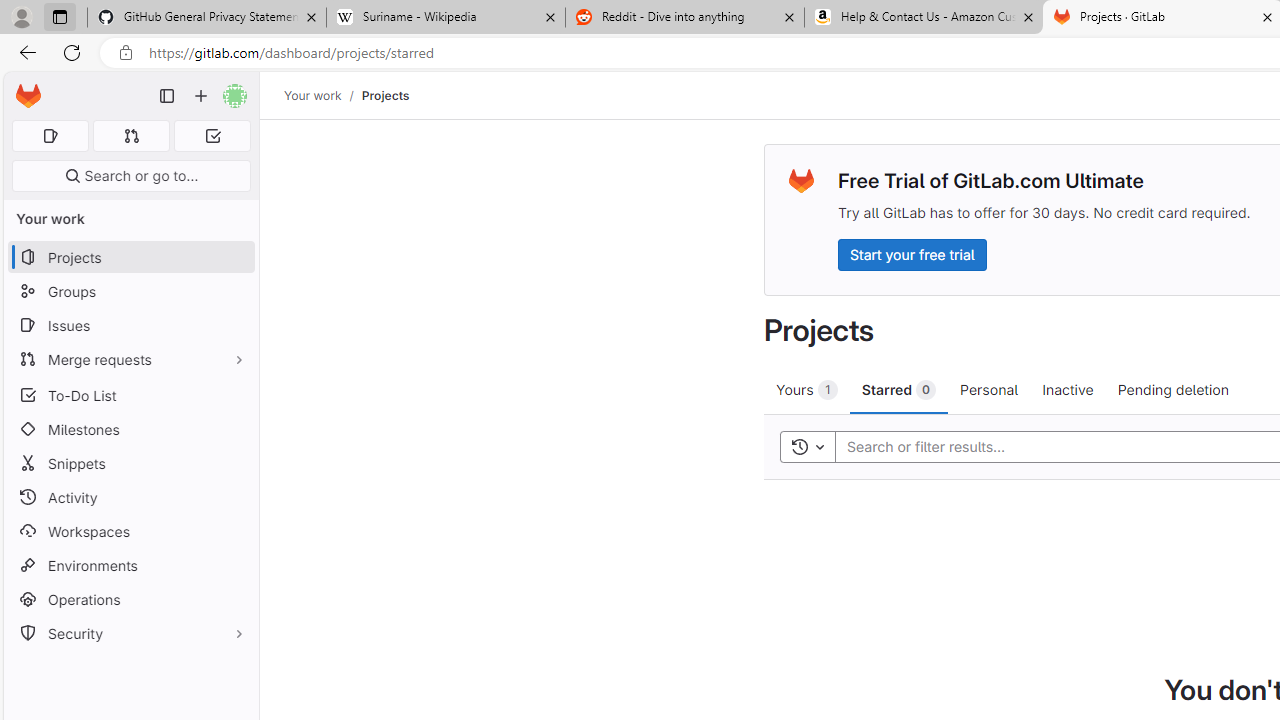 The height and width of the screenshot is (720, 1280). I want to click on 'Toggle history', so click(807, 445).